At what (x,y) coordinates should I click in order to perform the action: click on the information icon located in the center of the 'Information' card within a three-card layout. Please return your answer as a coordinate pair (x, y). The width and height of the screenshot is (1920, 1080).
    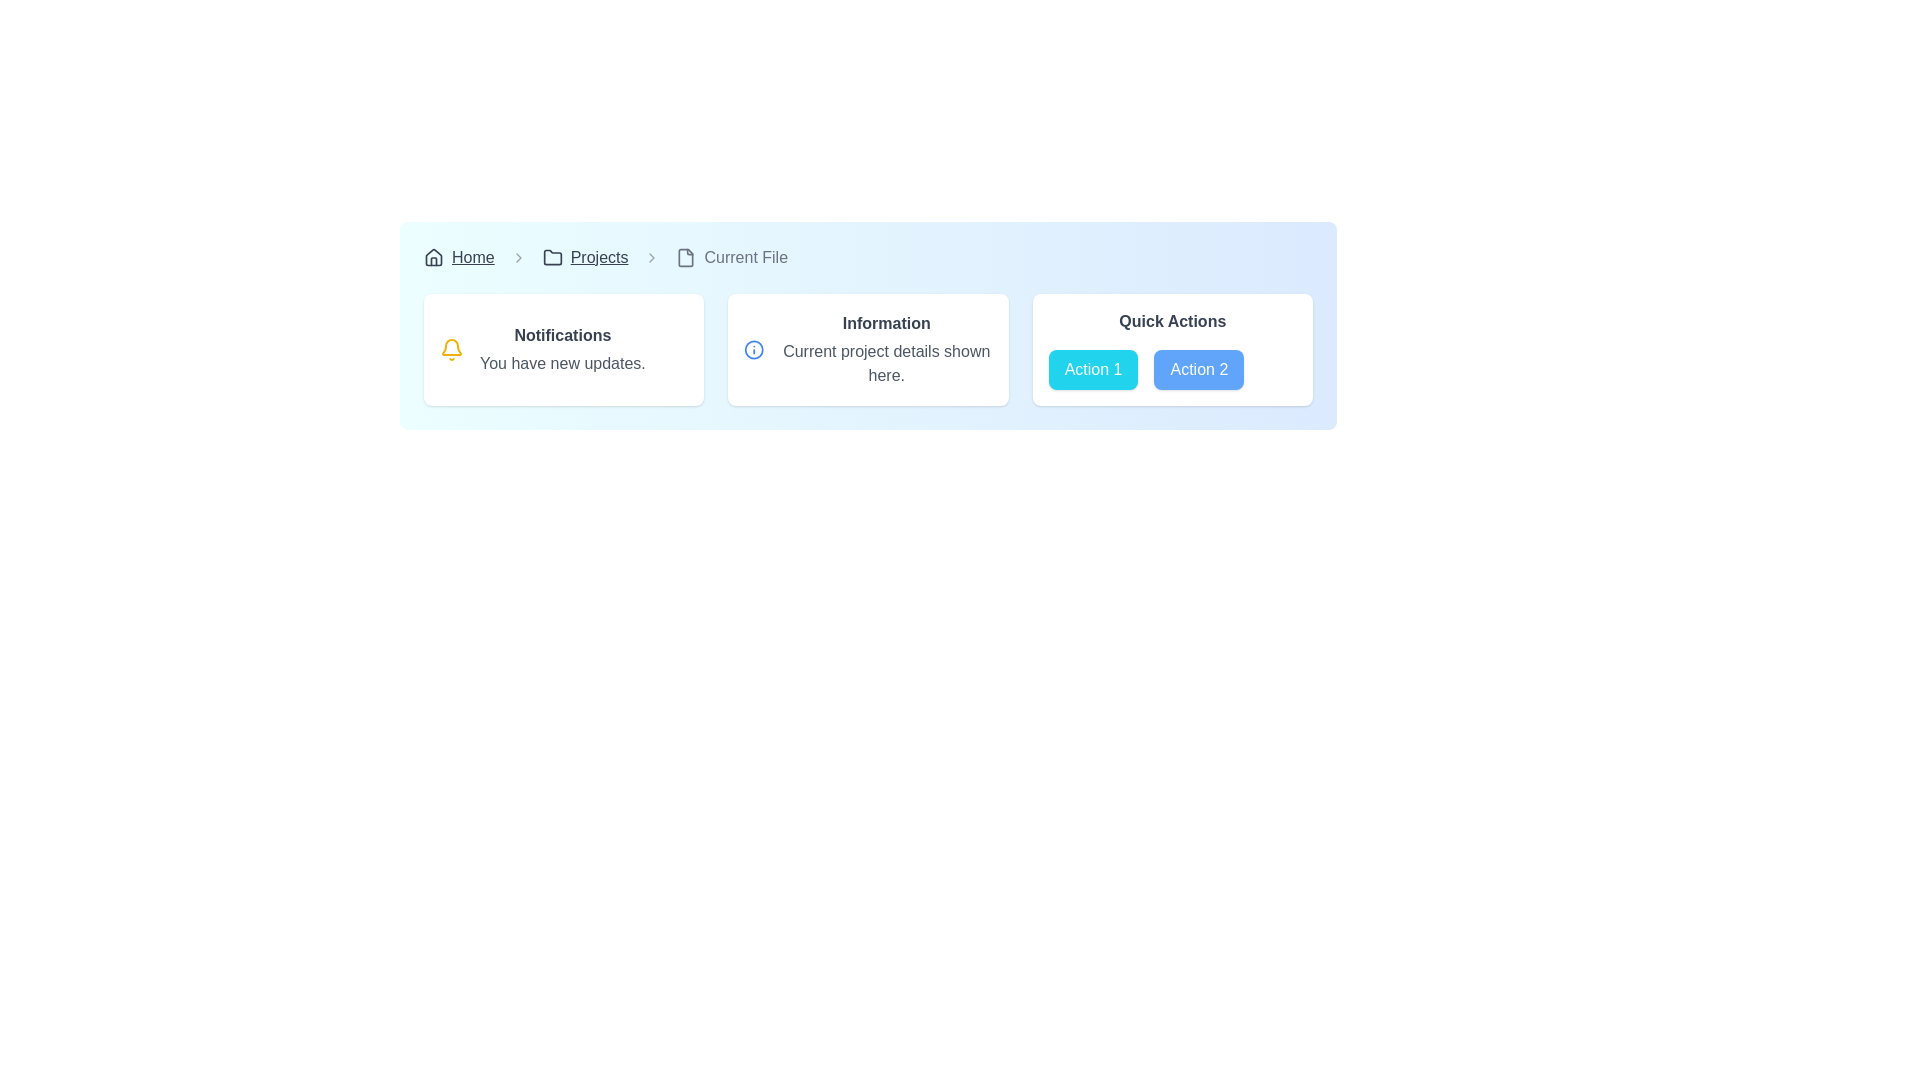
    Looking at the image, I should click on (753, 349).